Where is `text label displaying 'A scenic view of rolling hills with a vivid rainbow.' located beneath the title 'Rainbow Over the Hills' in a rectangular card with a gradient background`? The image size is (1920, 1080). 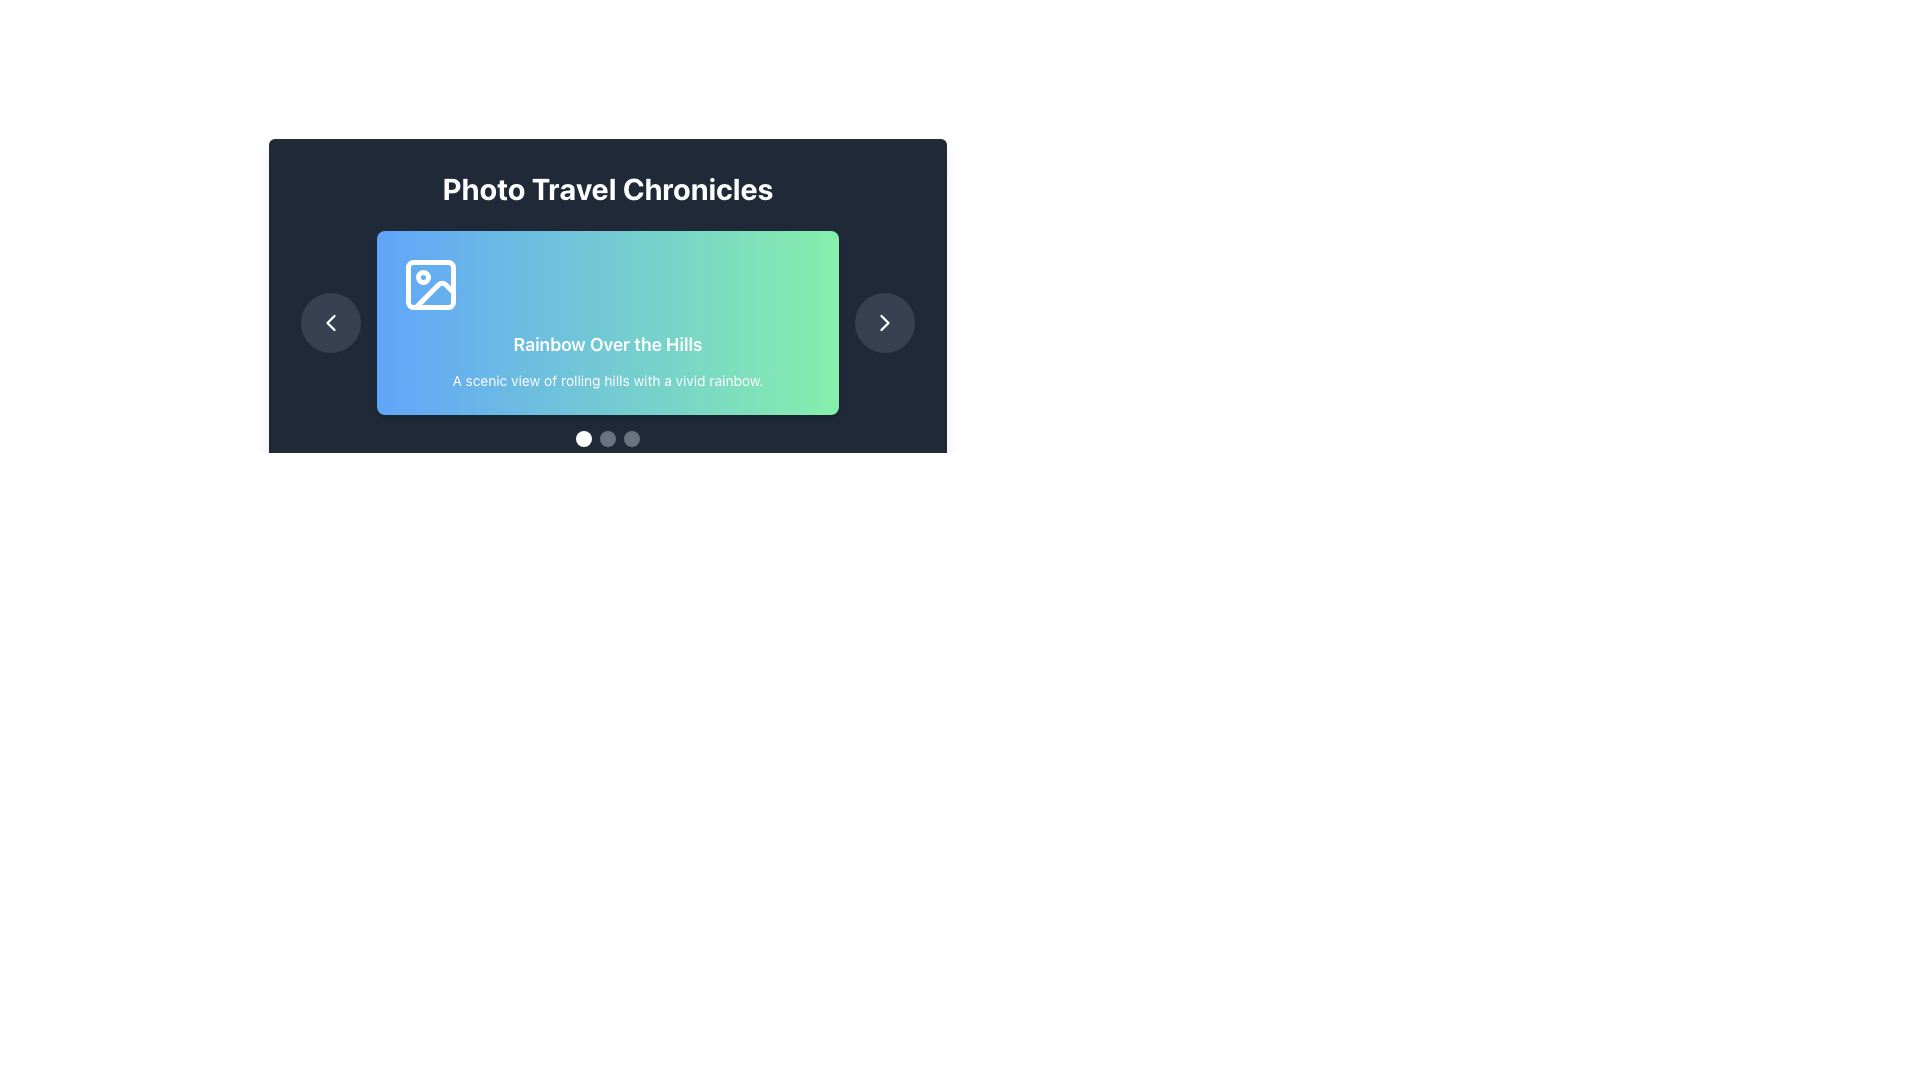 text label displaying 'A scenic view of rolling hills with a vivid rainbow.' located beneath the title 'Rainbow Over the Hills' in a rectangular card with a gradient background is located at coordinates (607, 381).